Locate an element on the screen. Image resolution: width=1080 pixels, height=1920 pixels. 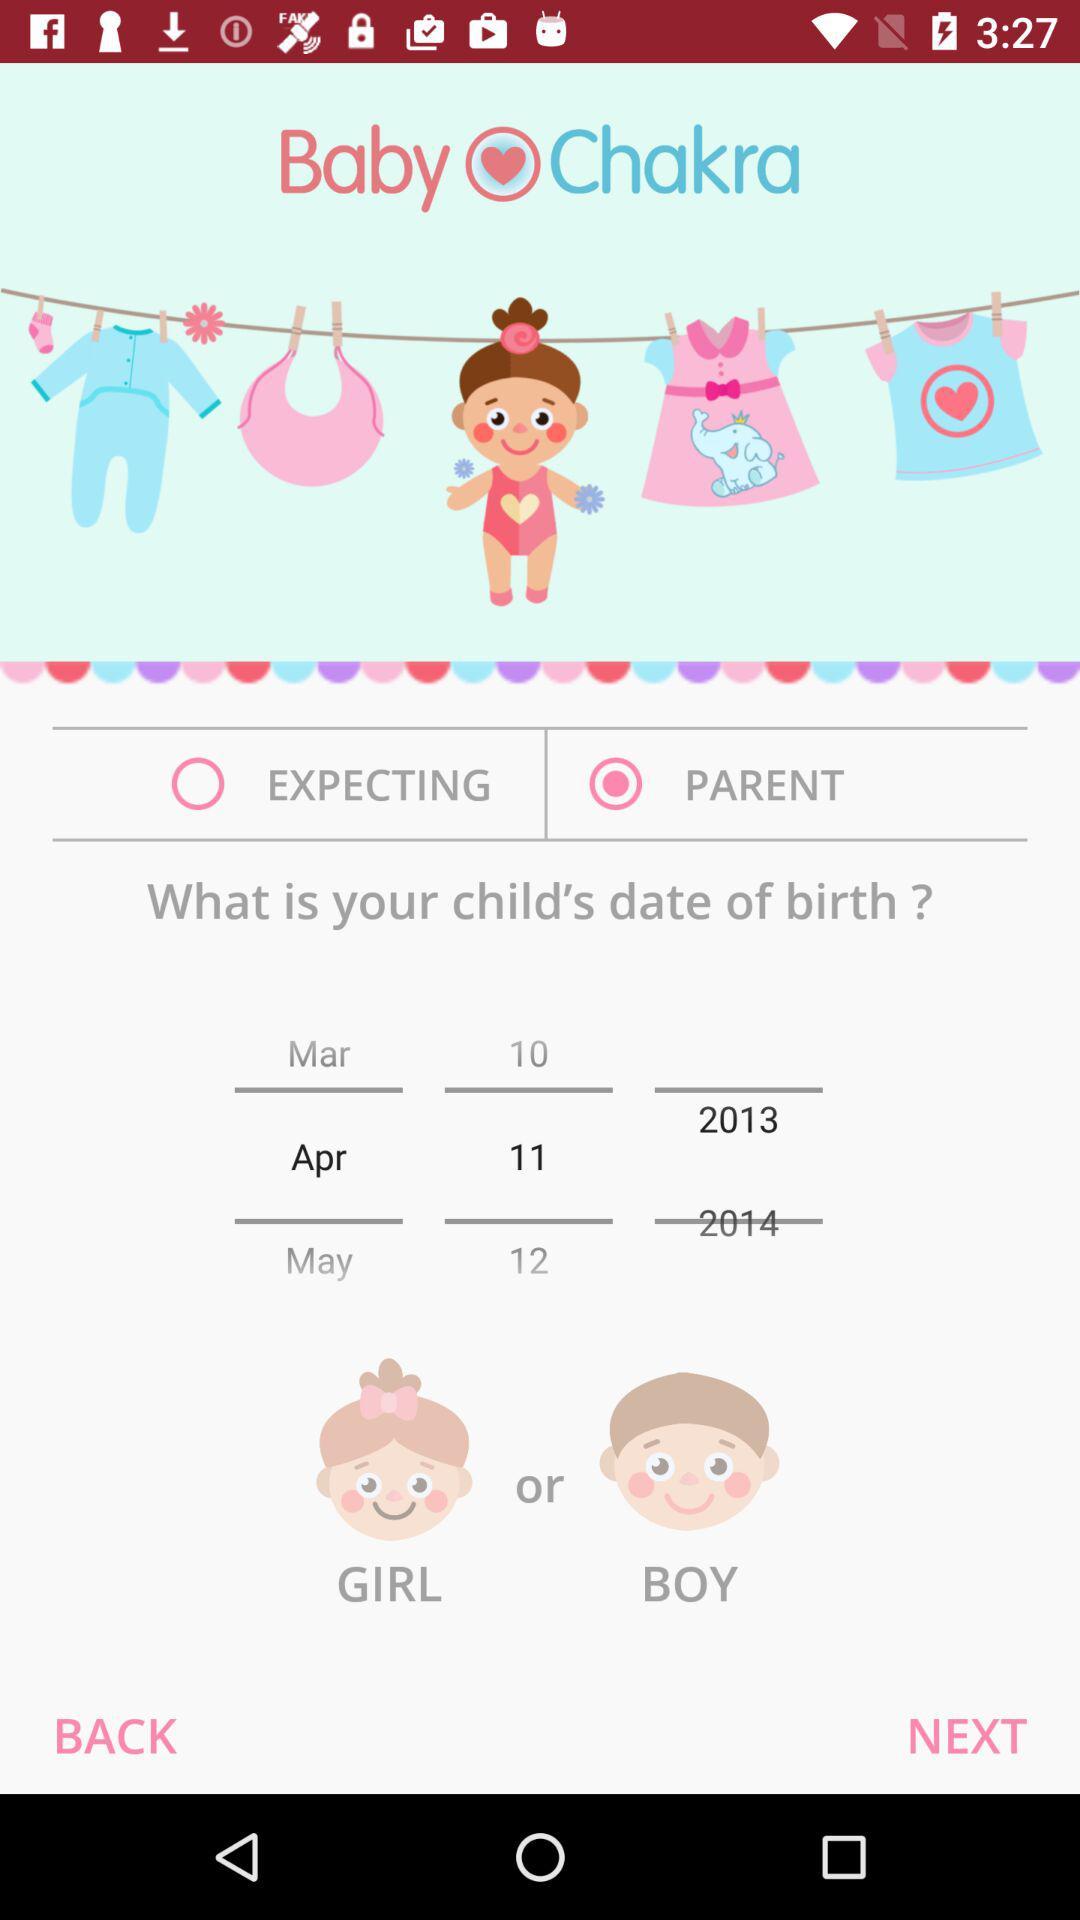
the image which is above the girl is located at coordinates (389, 1451).